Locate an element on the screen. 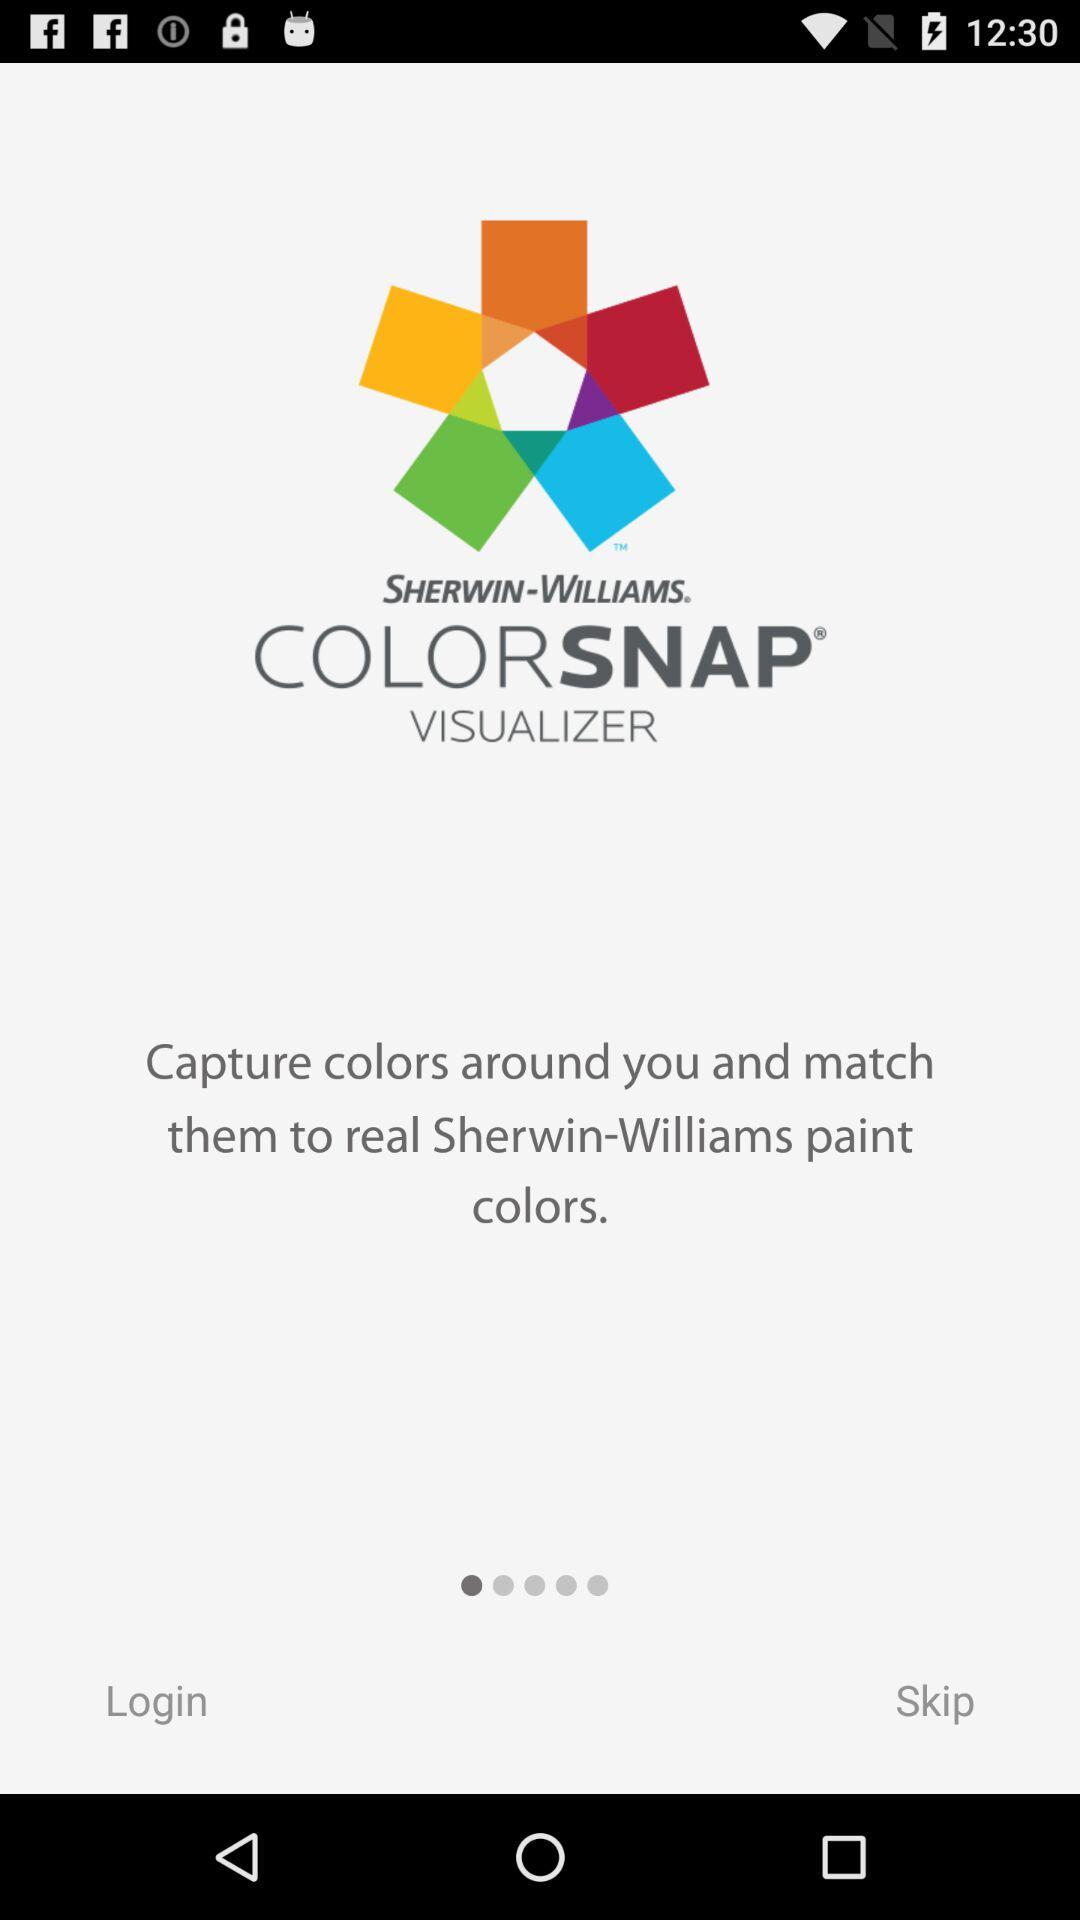 Image resolution: width=1080 pixels, height=1920 pixels. item below the capture colors around app is located at coordinates (953, 1705).